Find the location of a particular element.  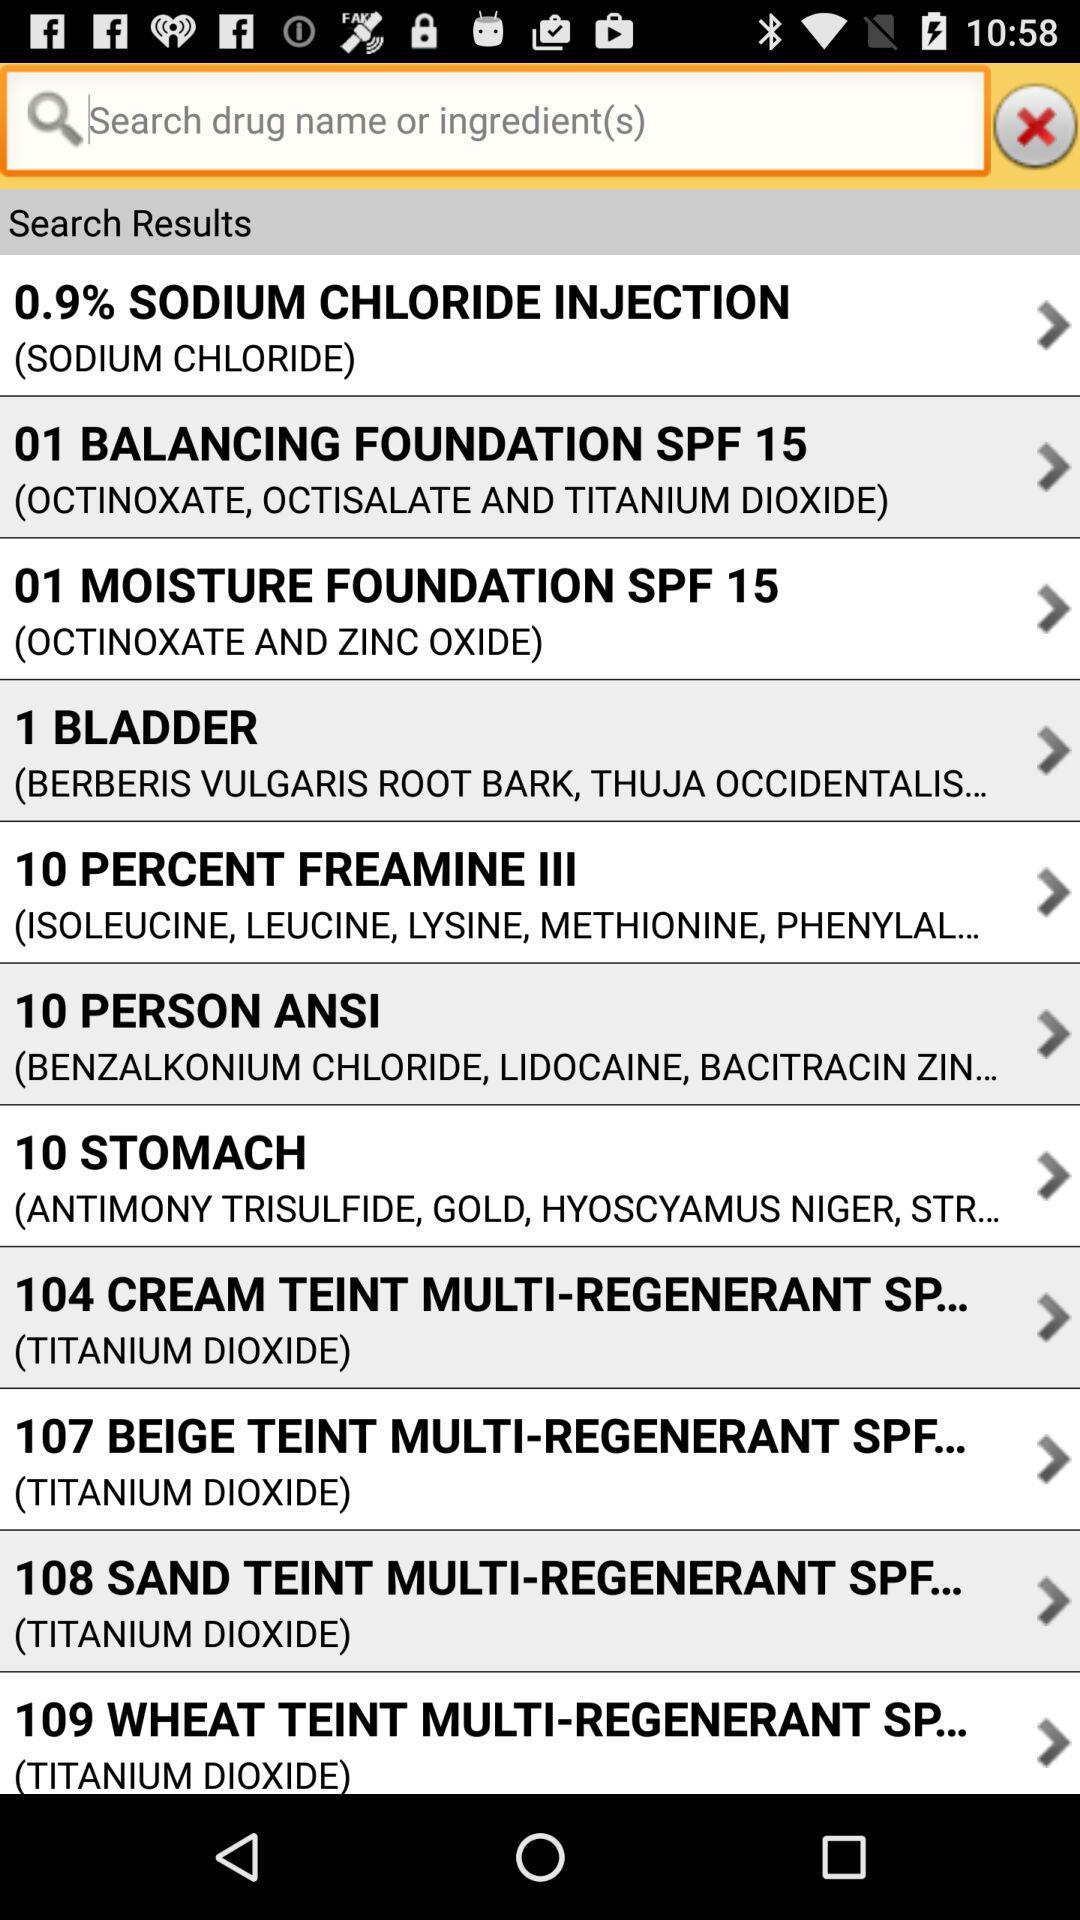

the 107 beige teint is located at coordinates (499, 1433).